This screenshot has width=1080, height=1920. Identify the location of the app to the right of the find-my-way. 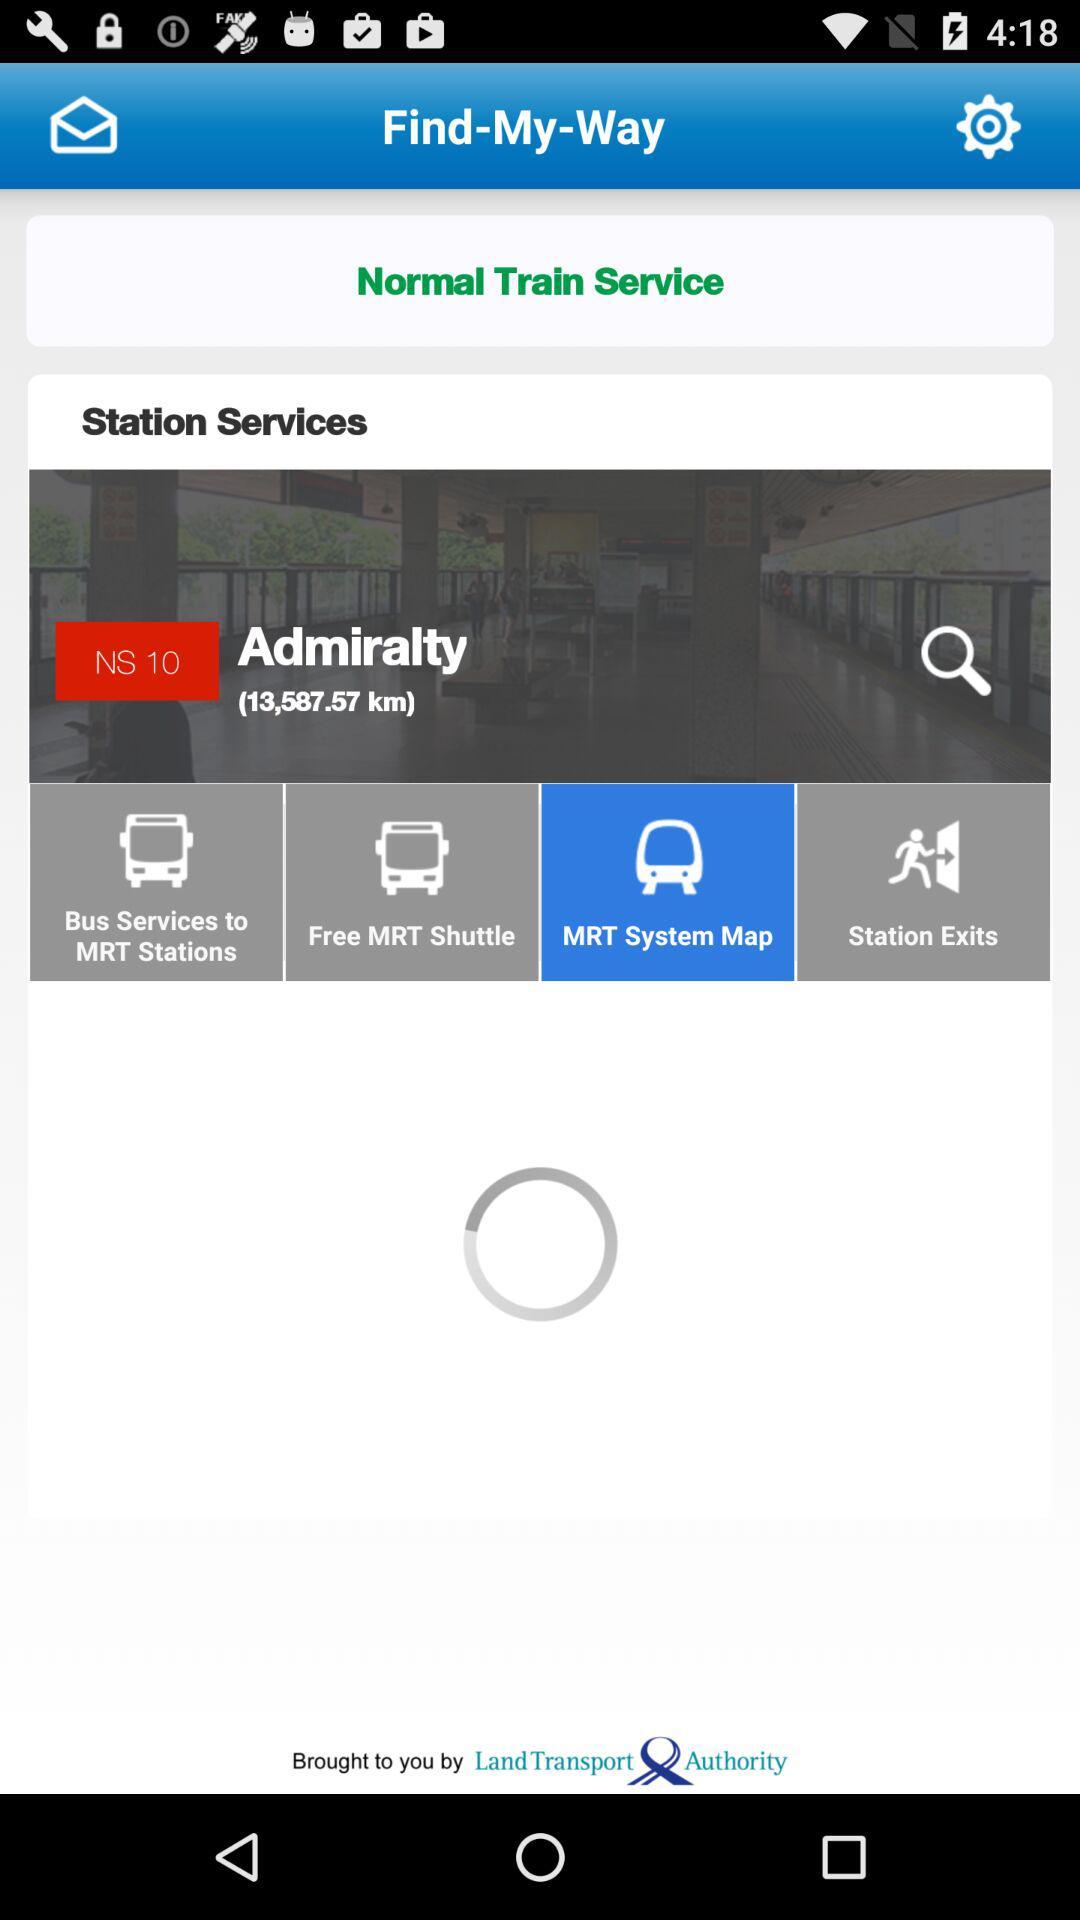
(987, 124).